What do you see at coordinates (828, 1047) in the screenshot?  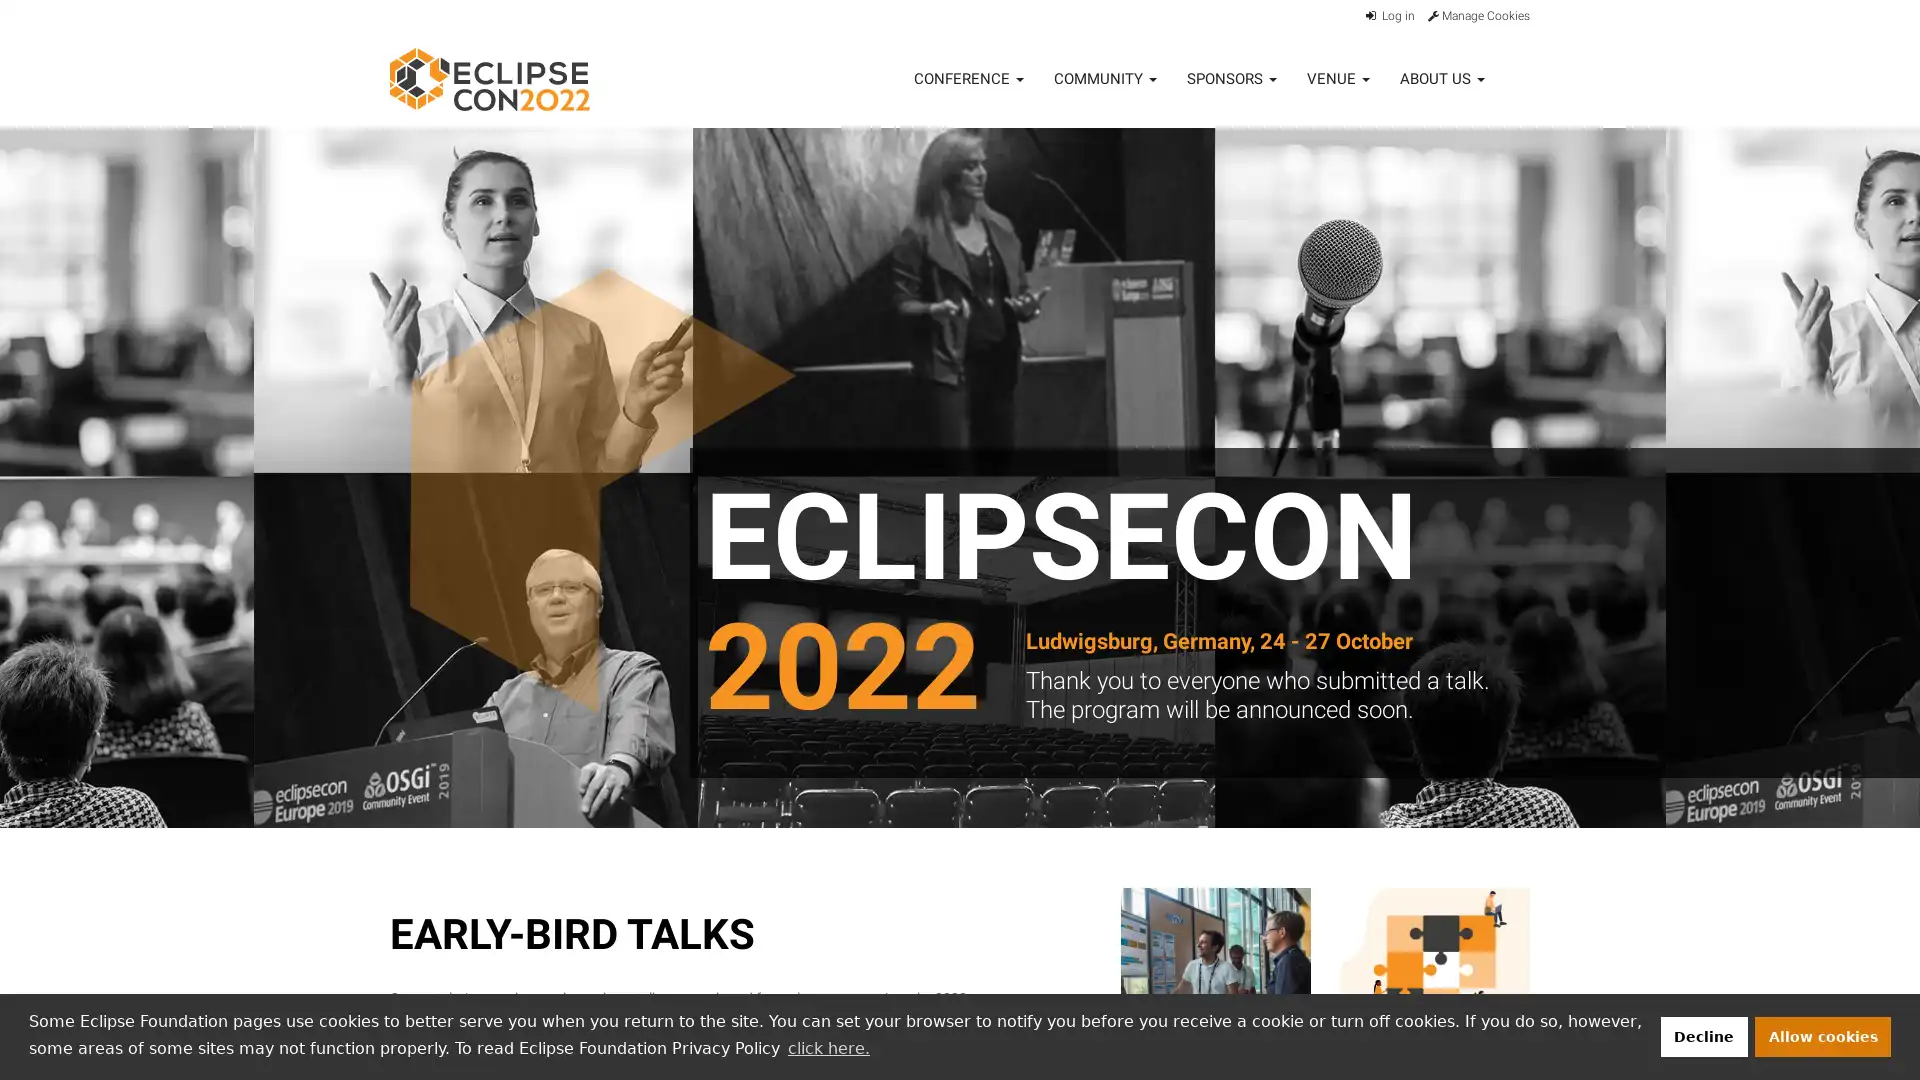 I see `learn more about cookies` at bounding box center [828, 1047].